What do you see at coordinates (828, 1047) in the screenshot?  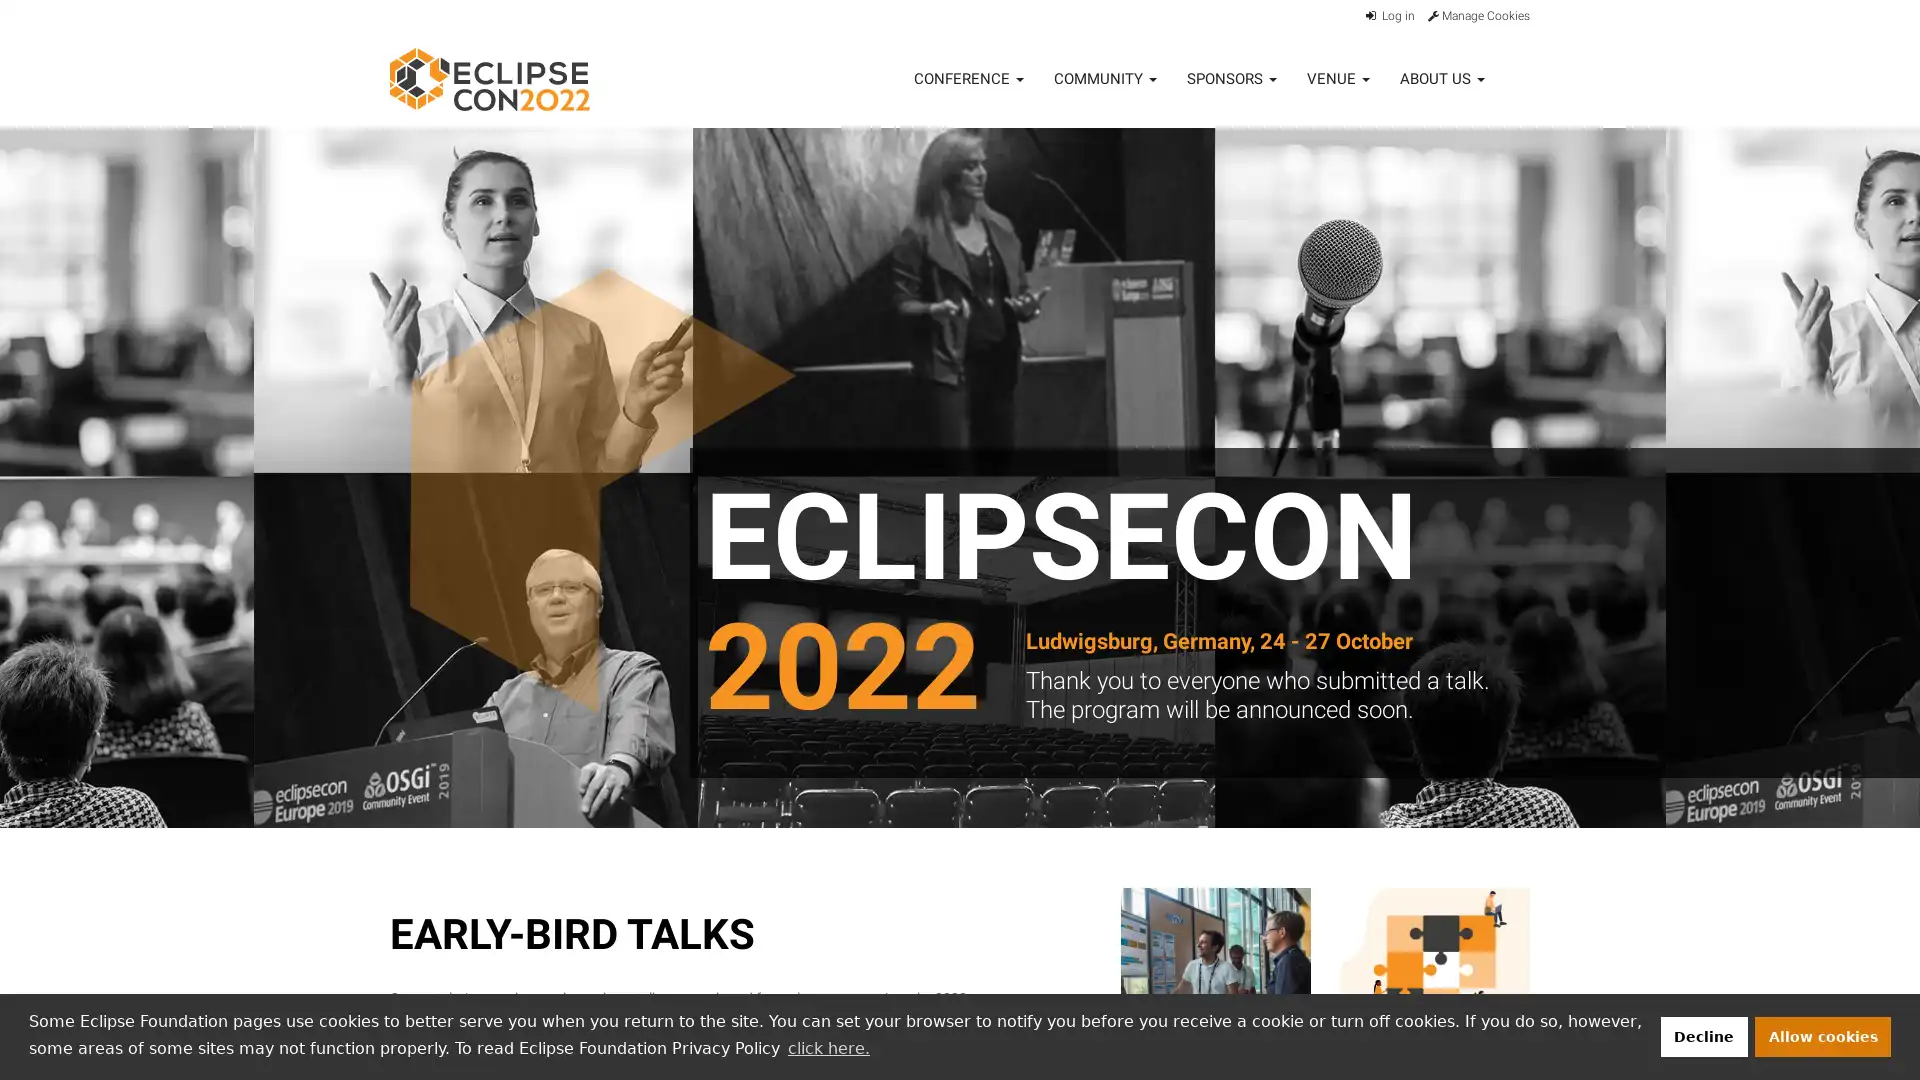 I see `learn more about cookies` at bounding box center [828, 1047].